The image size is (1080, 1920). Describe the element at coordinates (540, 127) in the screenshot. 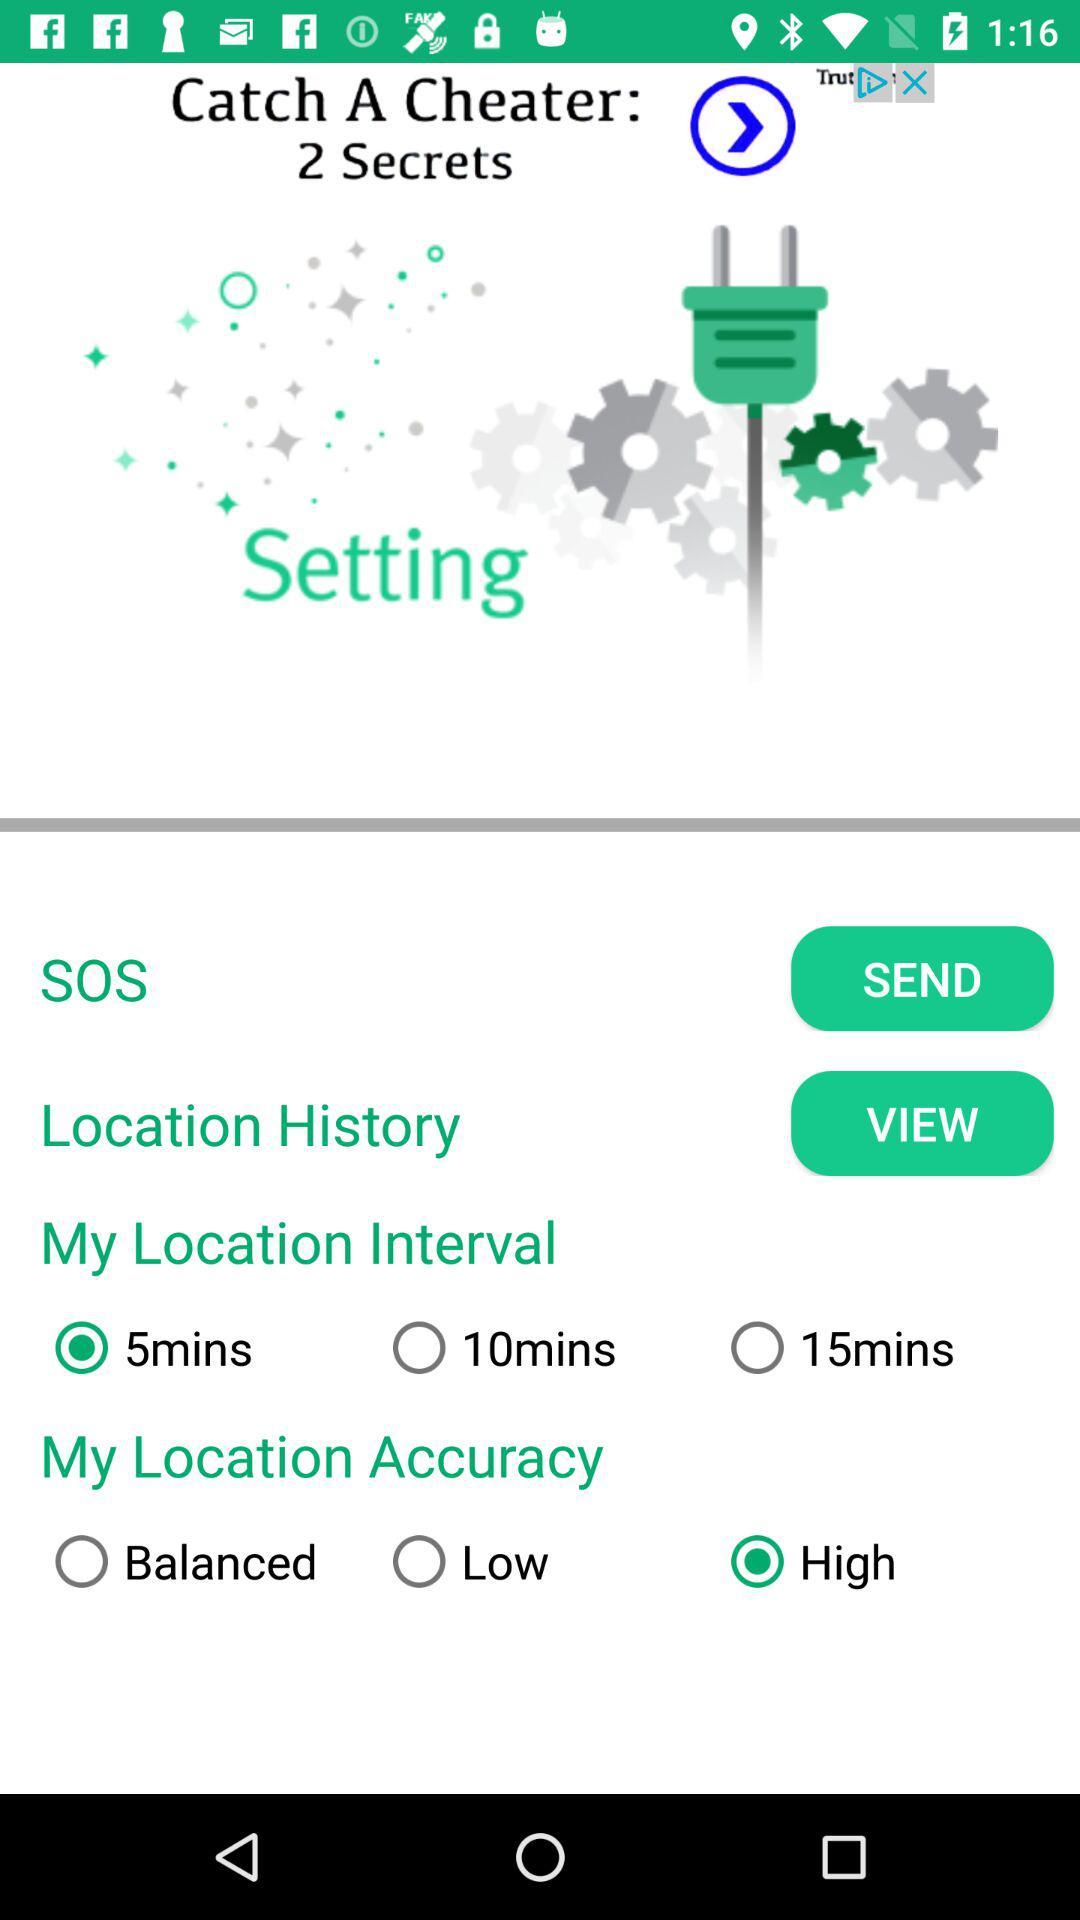

I see `open advertisement` at that location.